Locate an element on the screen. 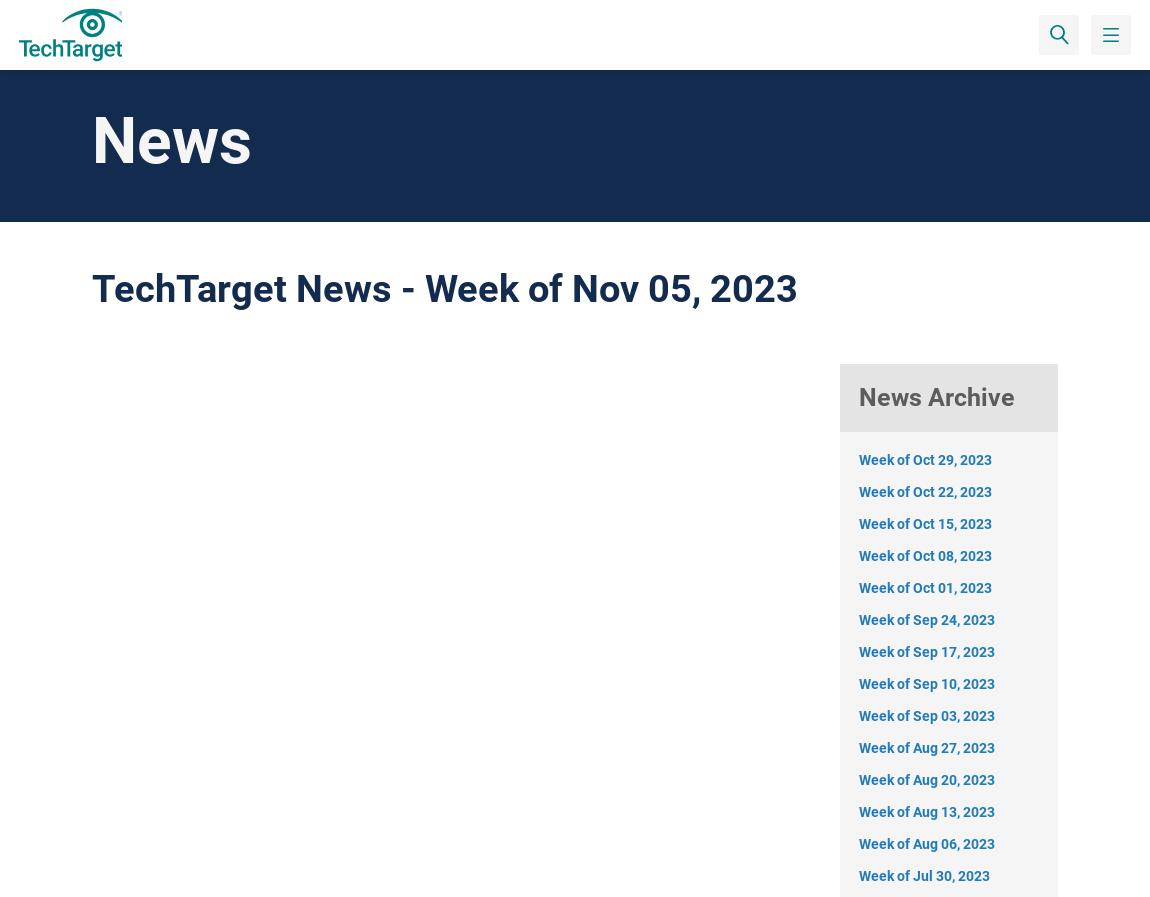  'Week of Aug 27, 2023' is located at coordinates (927, 747).